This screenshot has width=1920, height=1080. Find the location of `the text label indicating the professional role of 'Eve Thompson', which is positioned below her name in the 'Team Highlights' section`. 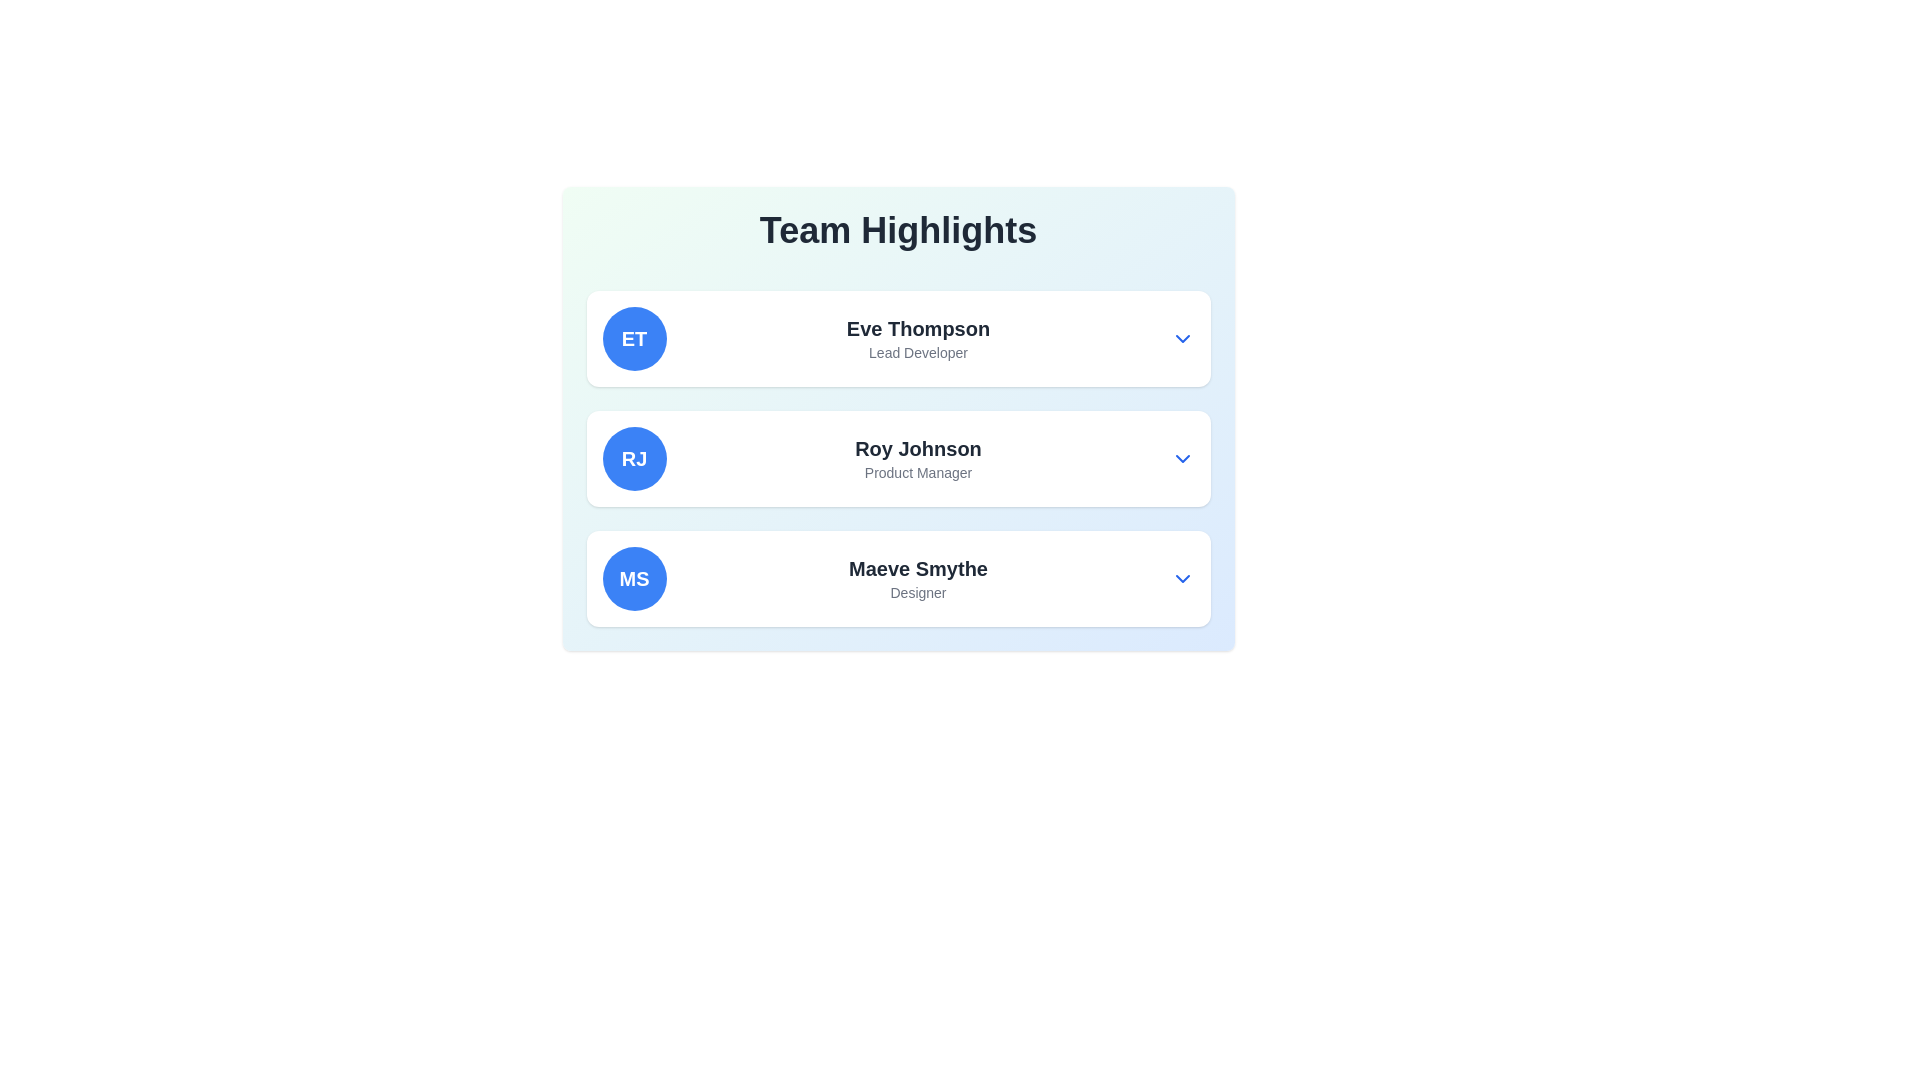

the text label indicating the professional role of 'Eve Thompson', which is positioned below her name in the 'Team Highlights' section is located at coordinates (917, 352).